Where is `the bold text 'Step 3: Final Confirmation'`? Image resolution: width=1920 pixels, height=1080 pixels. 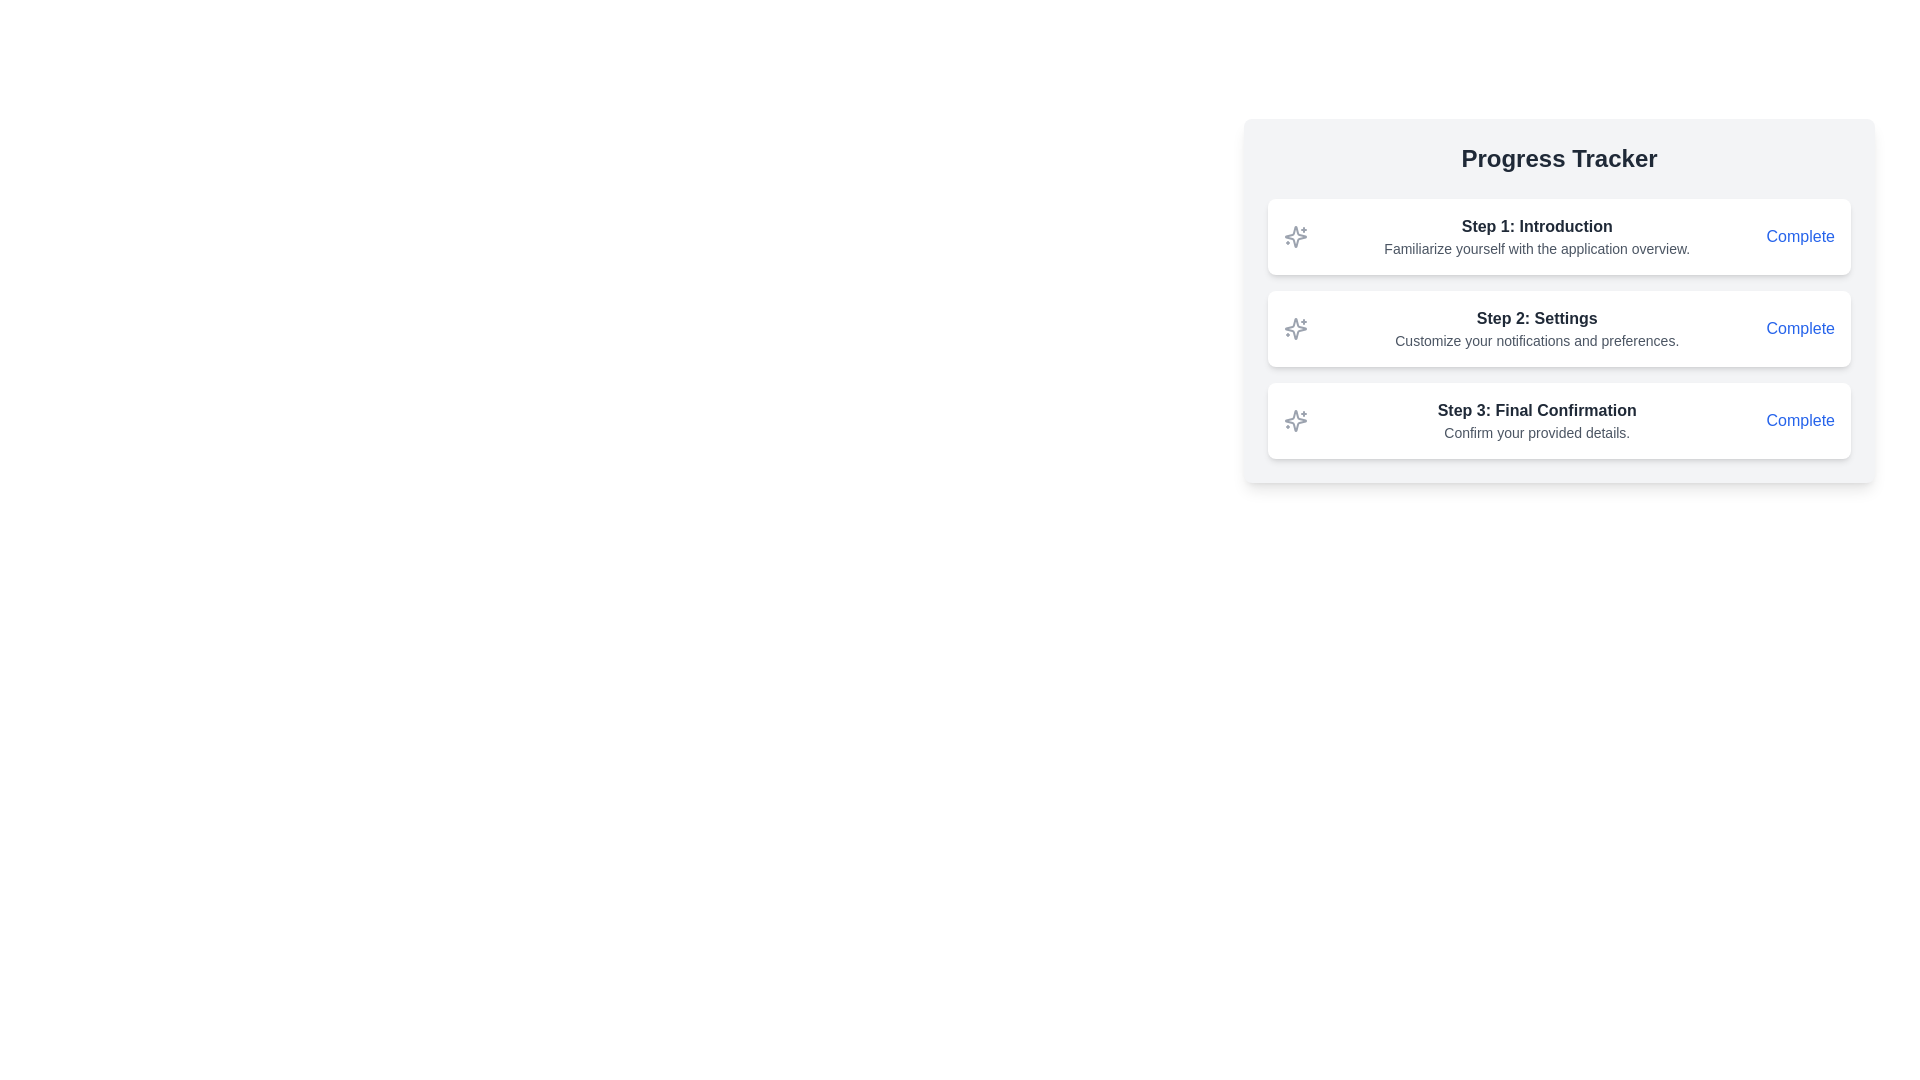 the bold text 'Step 3: Final Confirmation' is located at coordinates (1536, 410).